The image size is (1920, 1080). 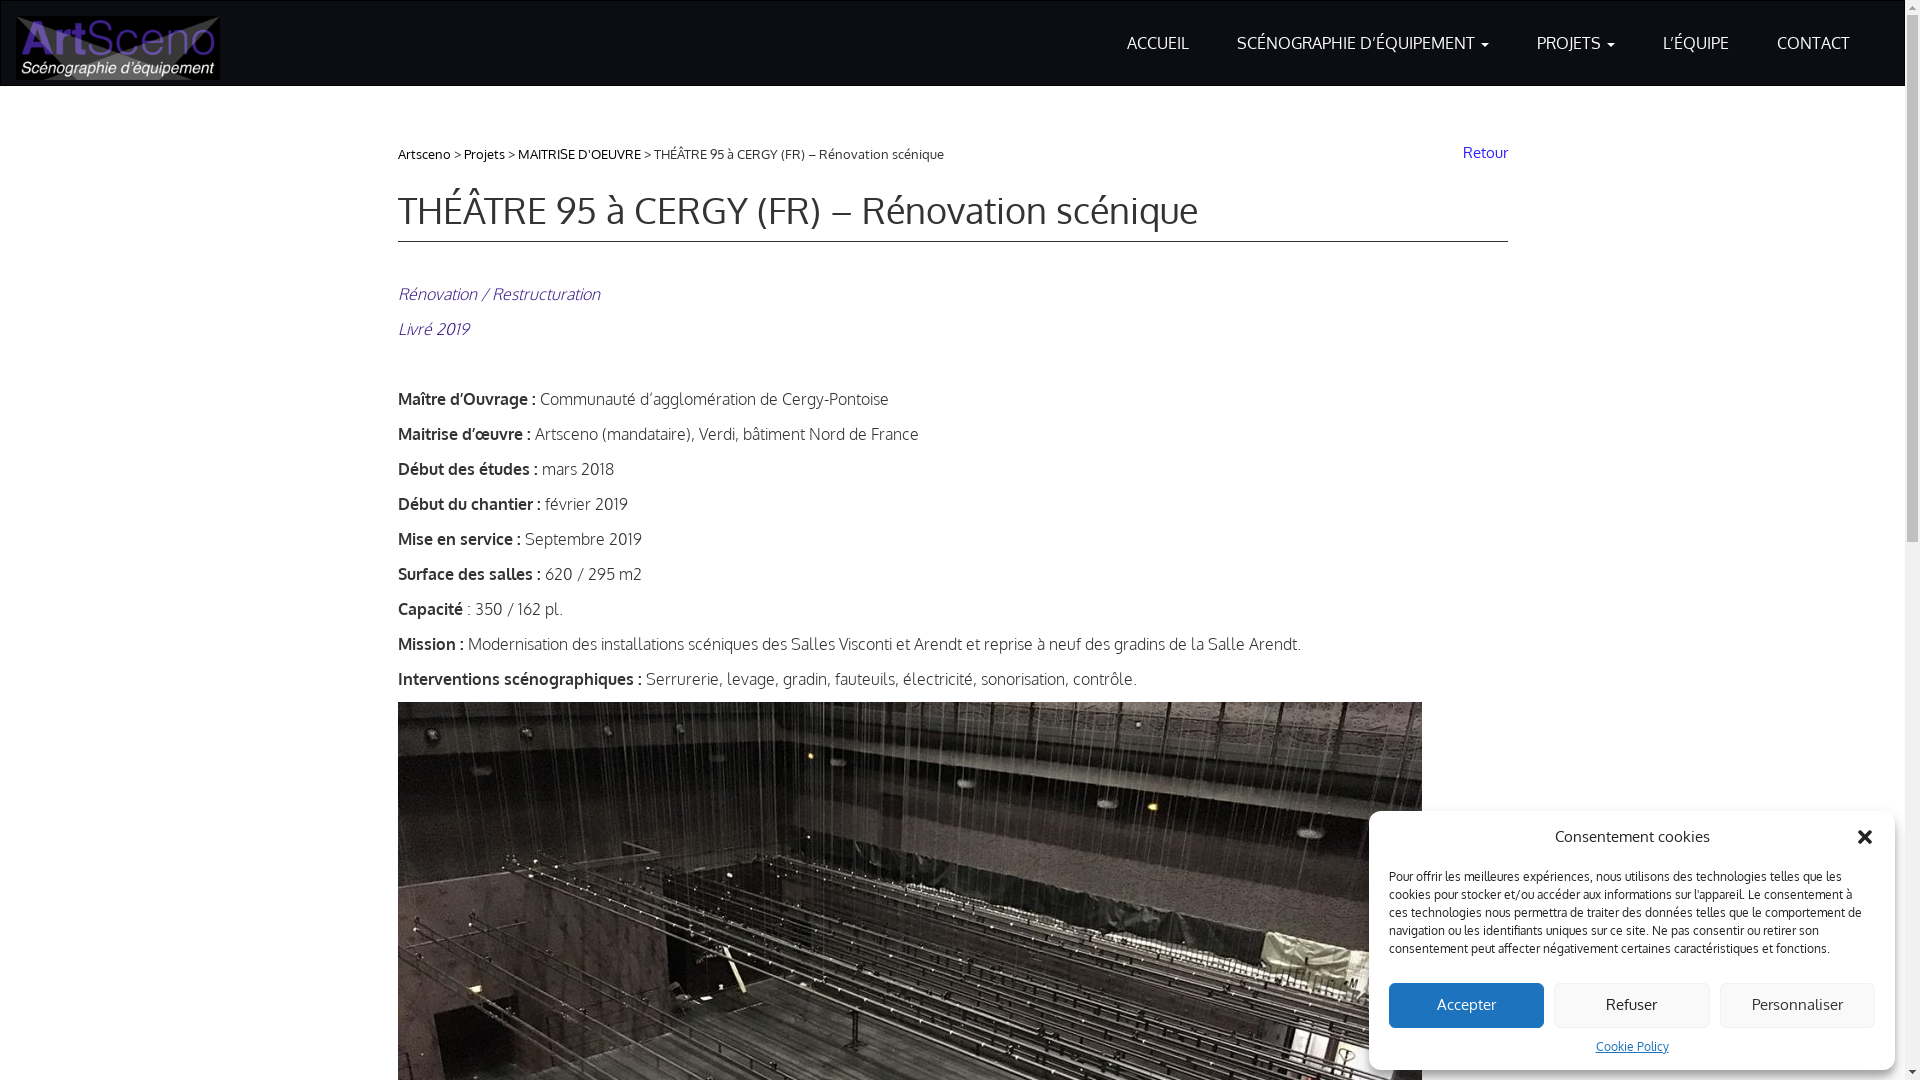 I want to click on 'Personnaliser', so click(x=1797, y=1005).